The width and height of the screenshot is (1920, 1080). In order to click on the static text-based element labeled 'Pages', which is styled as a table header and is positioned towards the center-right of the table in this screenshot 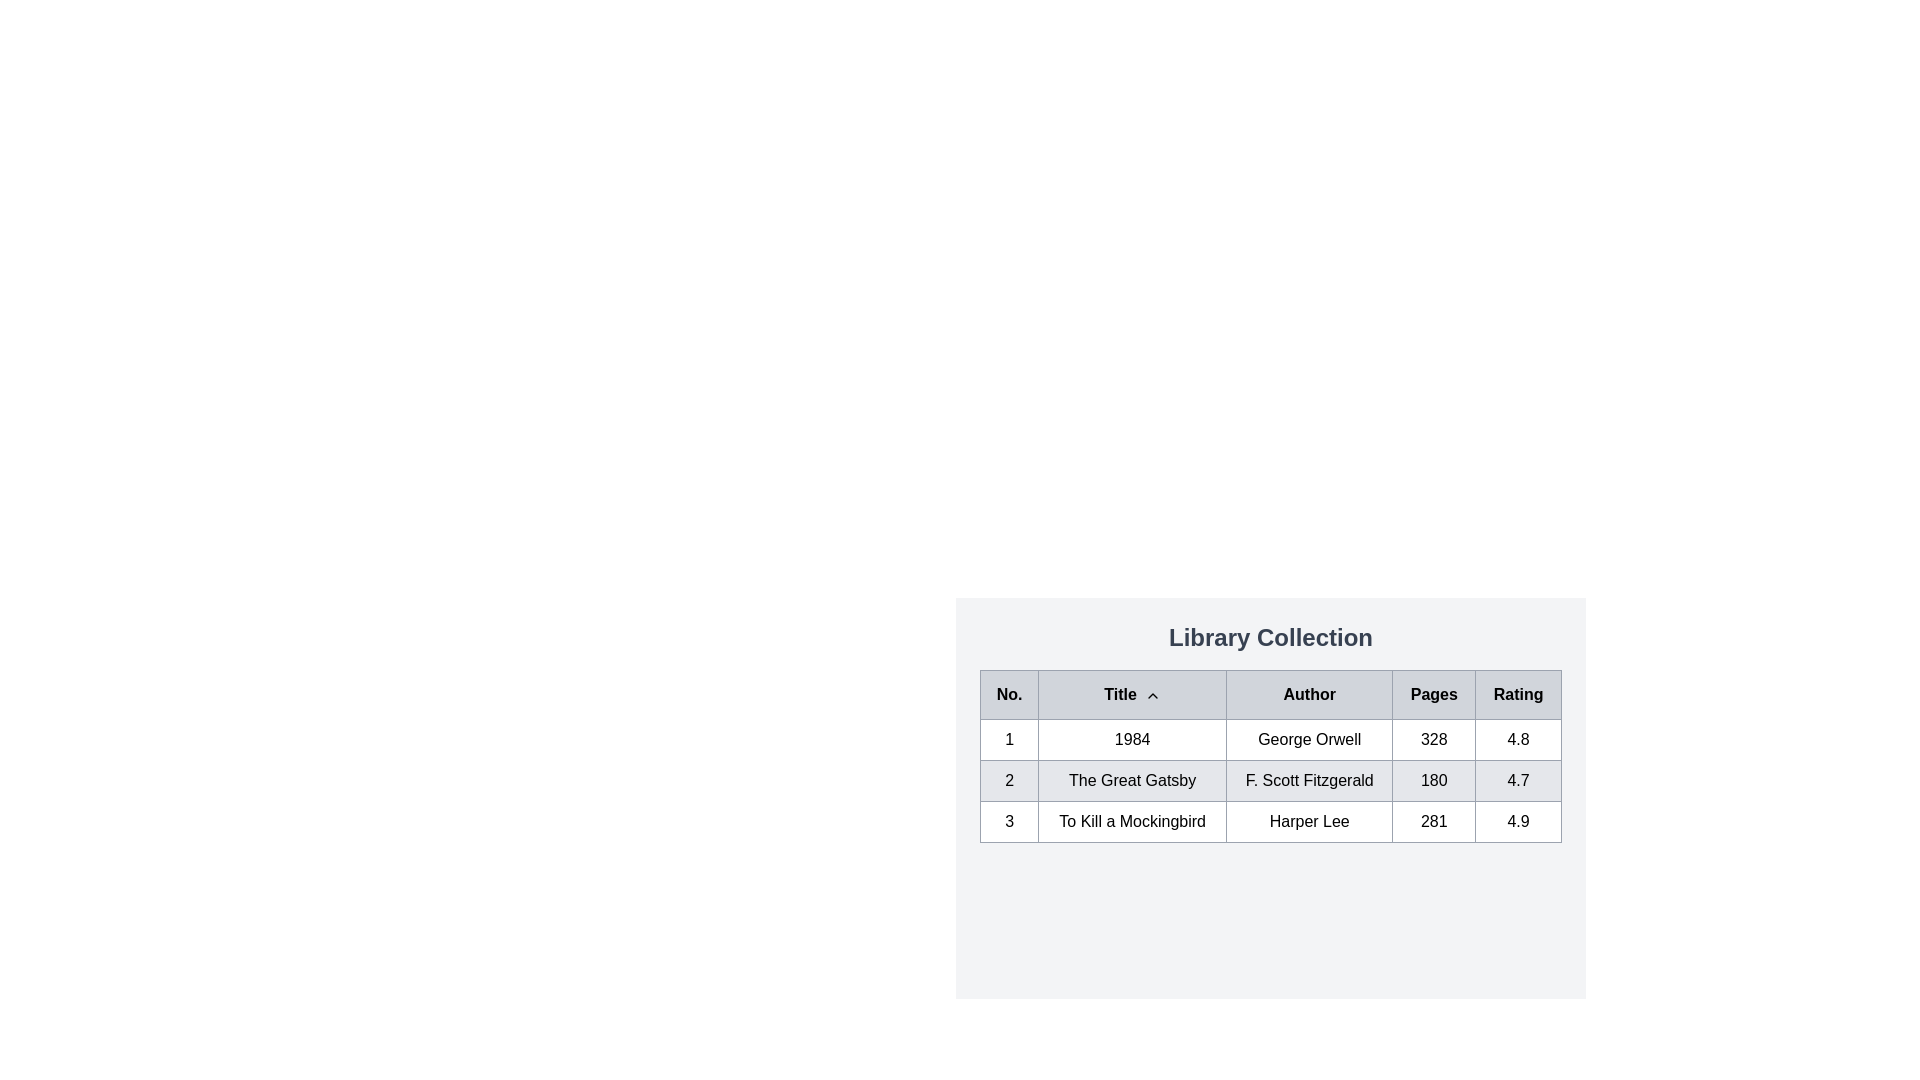, I will do `click(1433, 693)`.